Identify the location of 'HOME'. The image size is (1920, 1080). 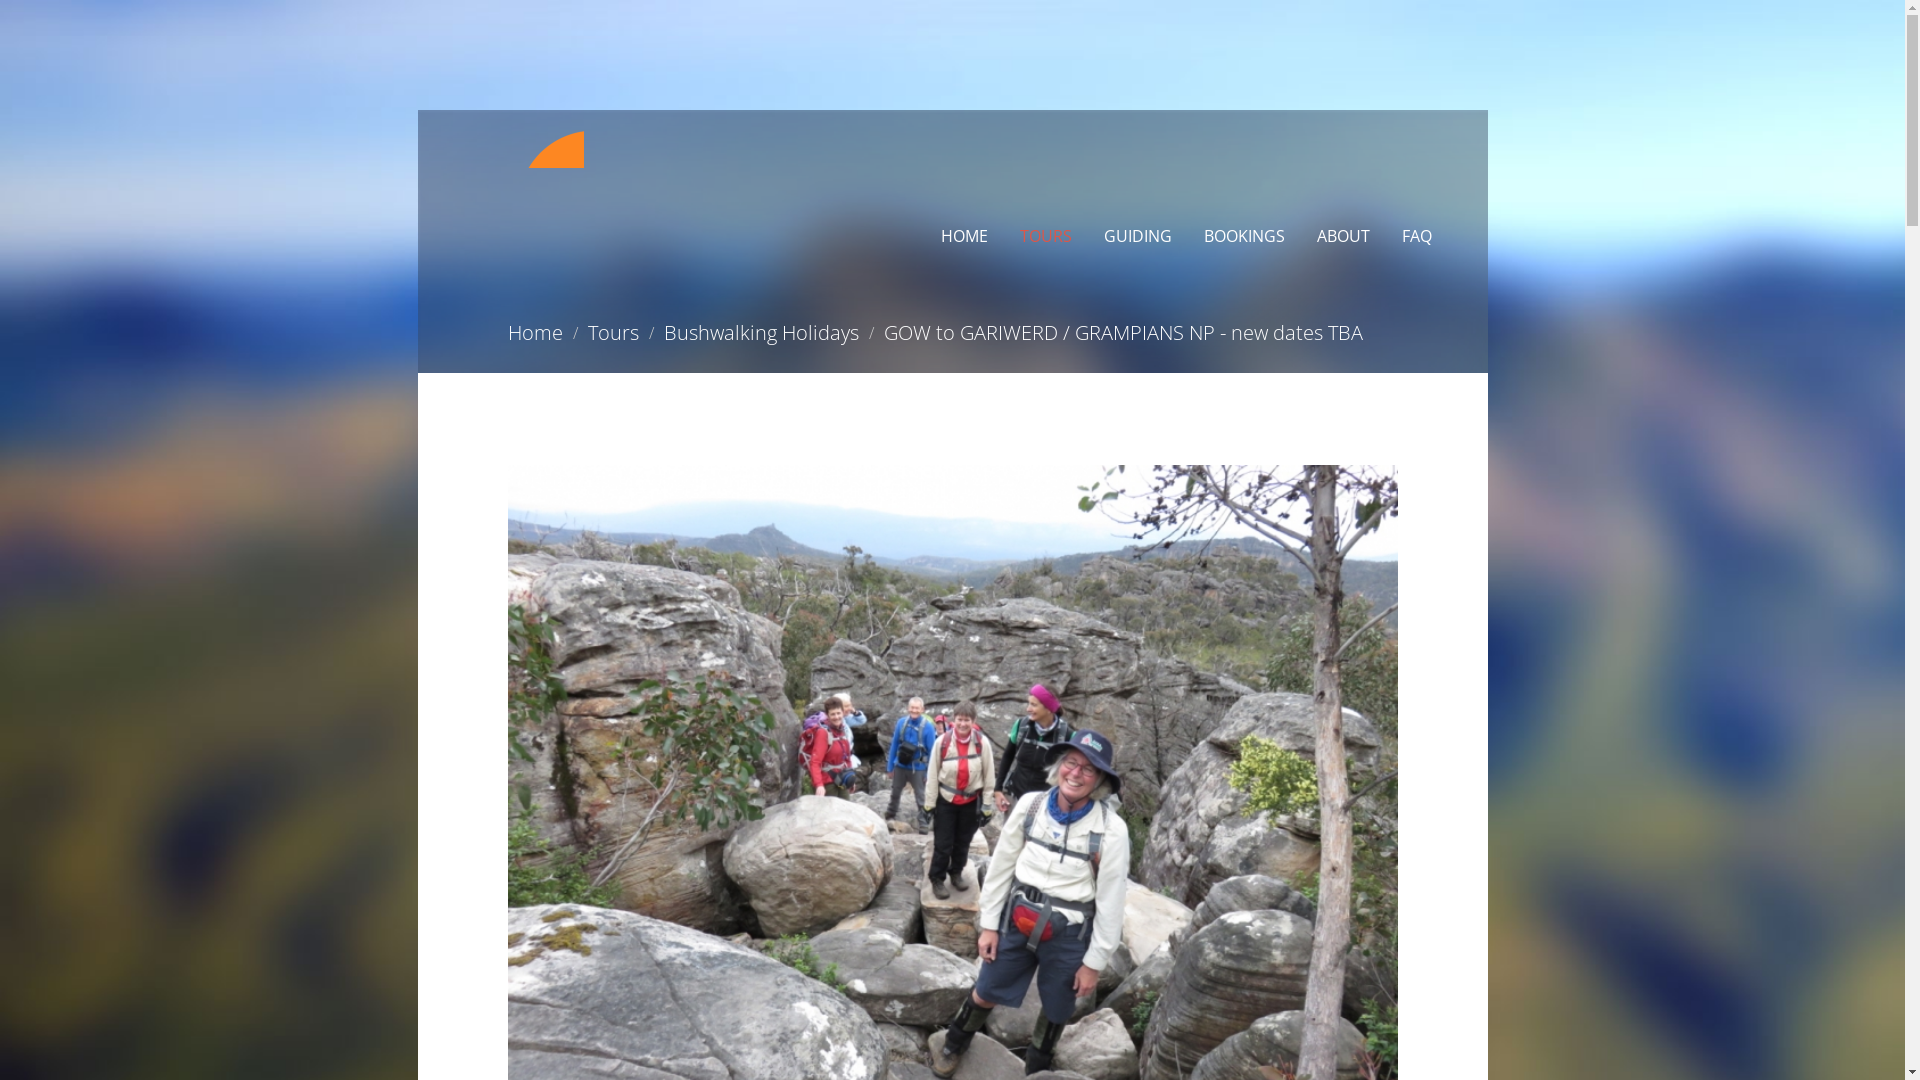
(963, 234).